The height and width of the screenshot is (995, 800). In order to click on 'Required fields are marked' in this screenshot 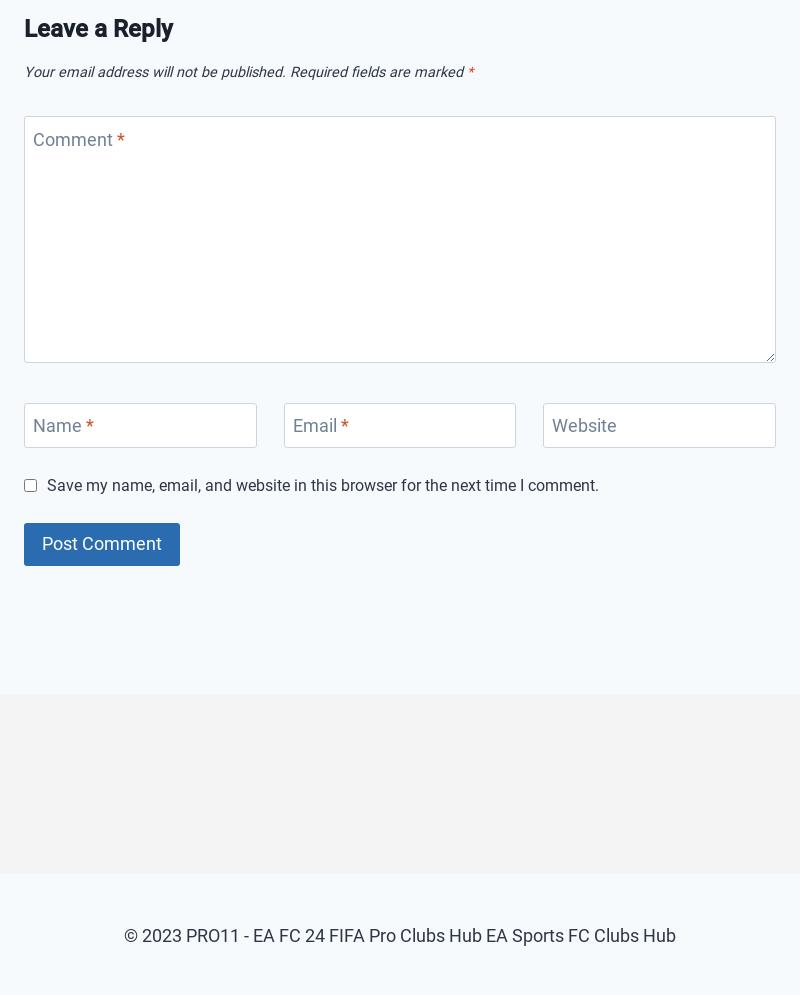, I will do `click(377, 70)`.